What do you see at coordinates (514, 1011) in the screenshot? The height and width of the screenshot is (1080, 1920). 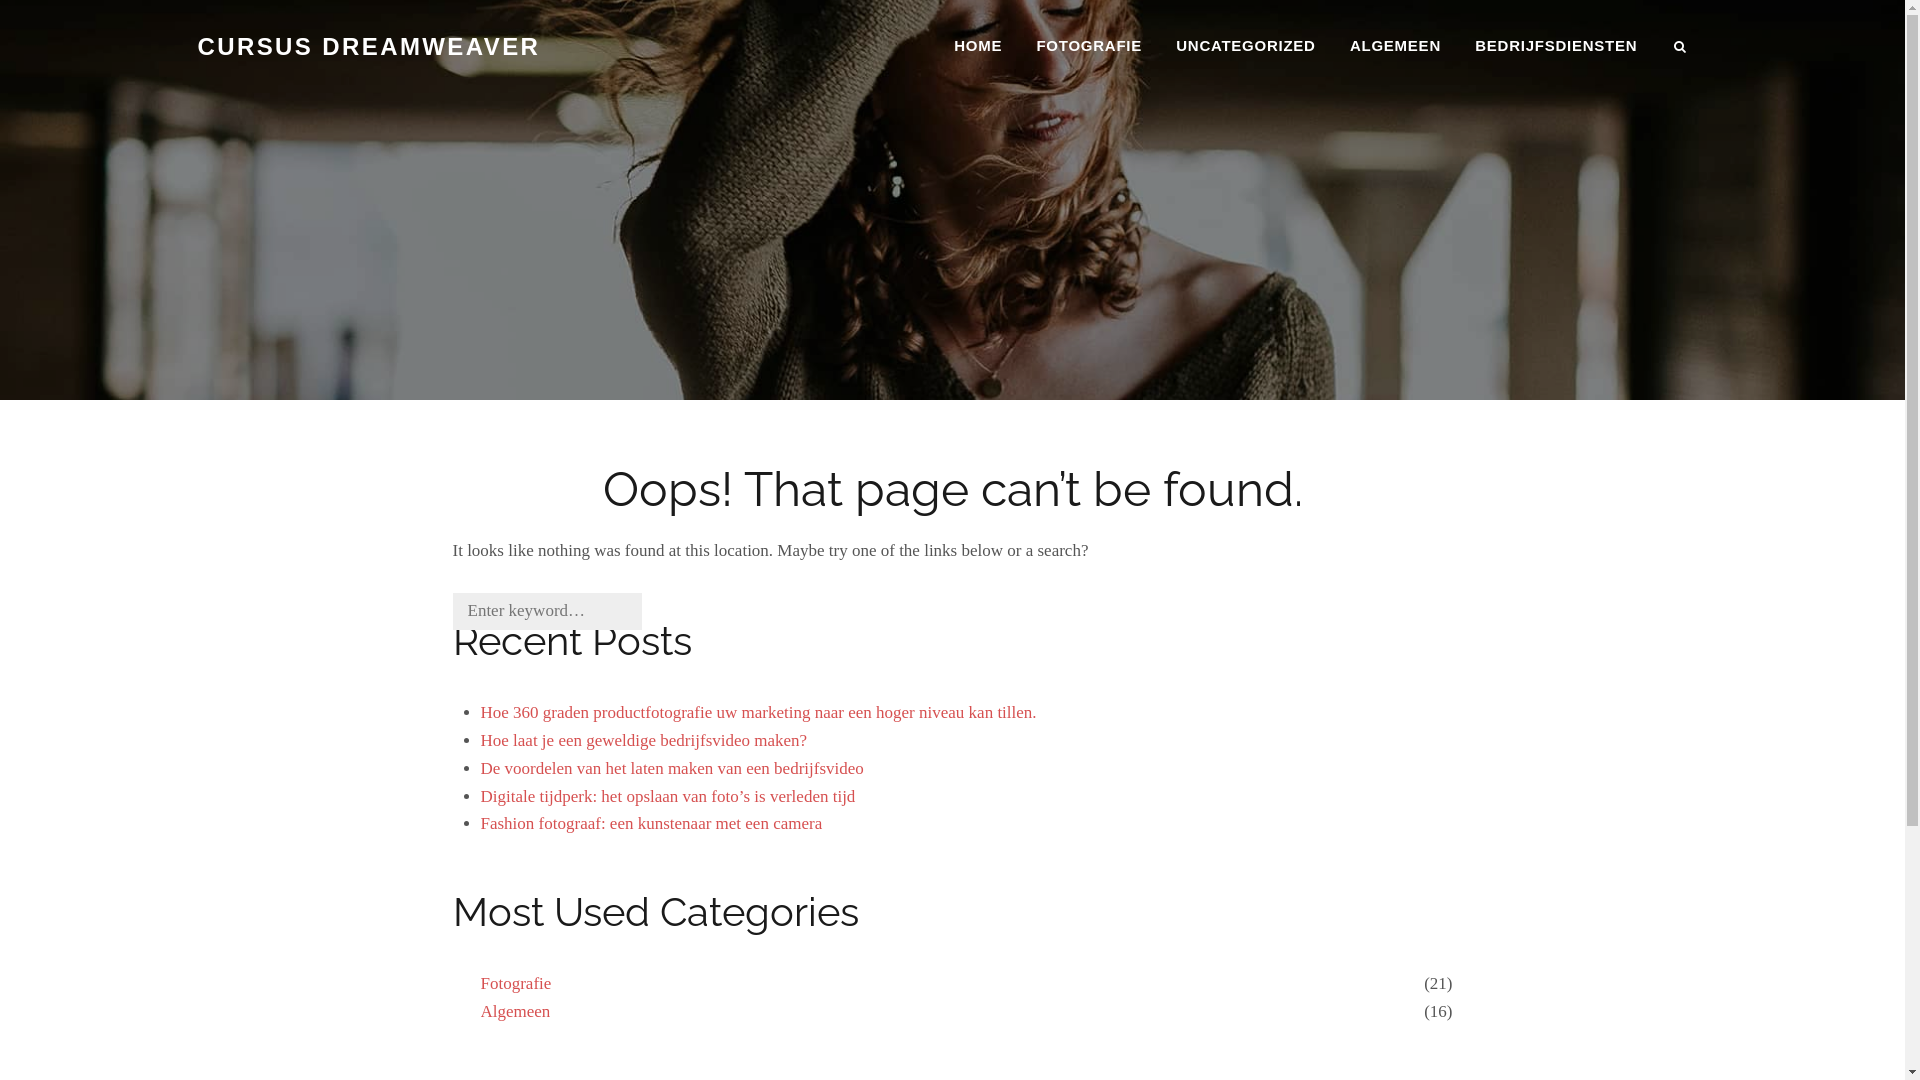 I see `'Algemeen'` at bounding box center [514, 1011].